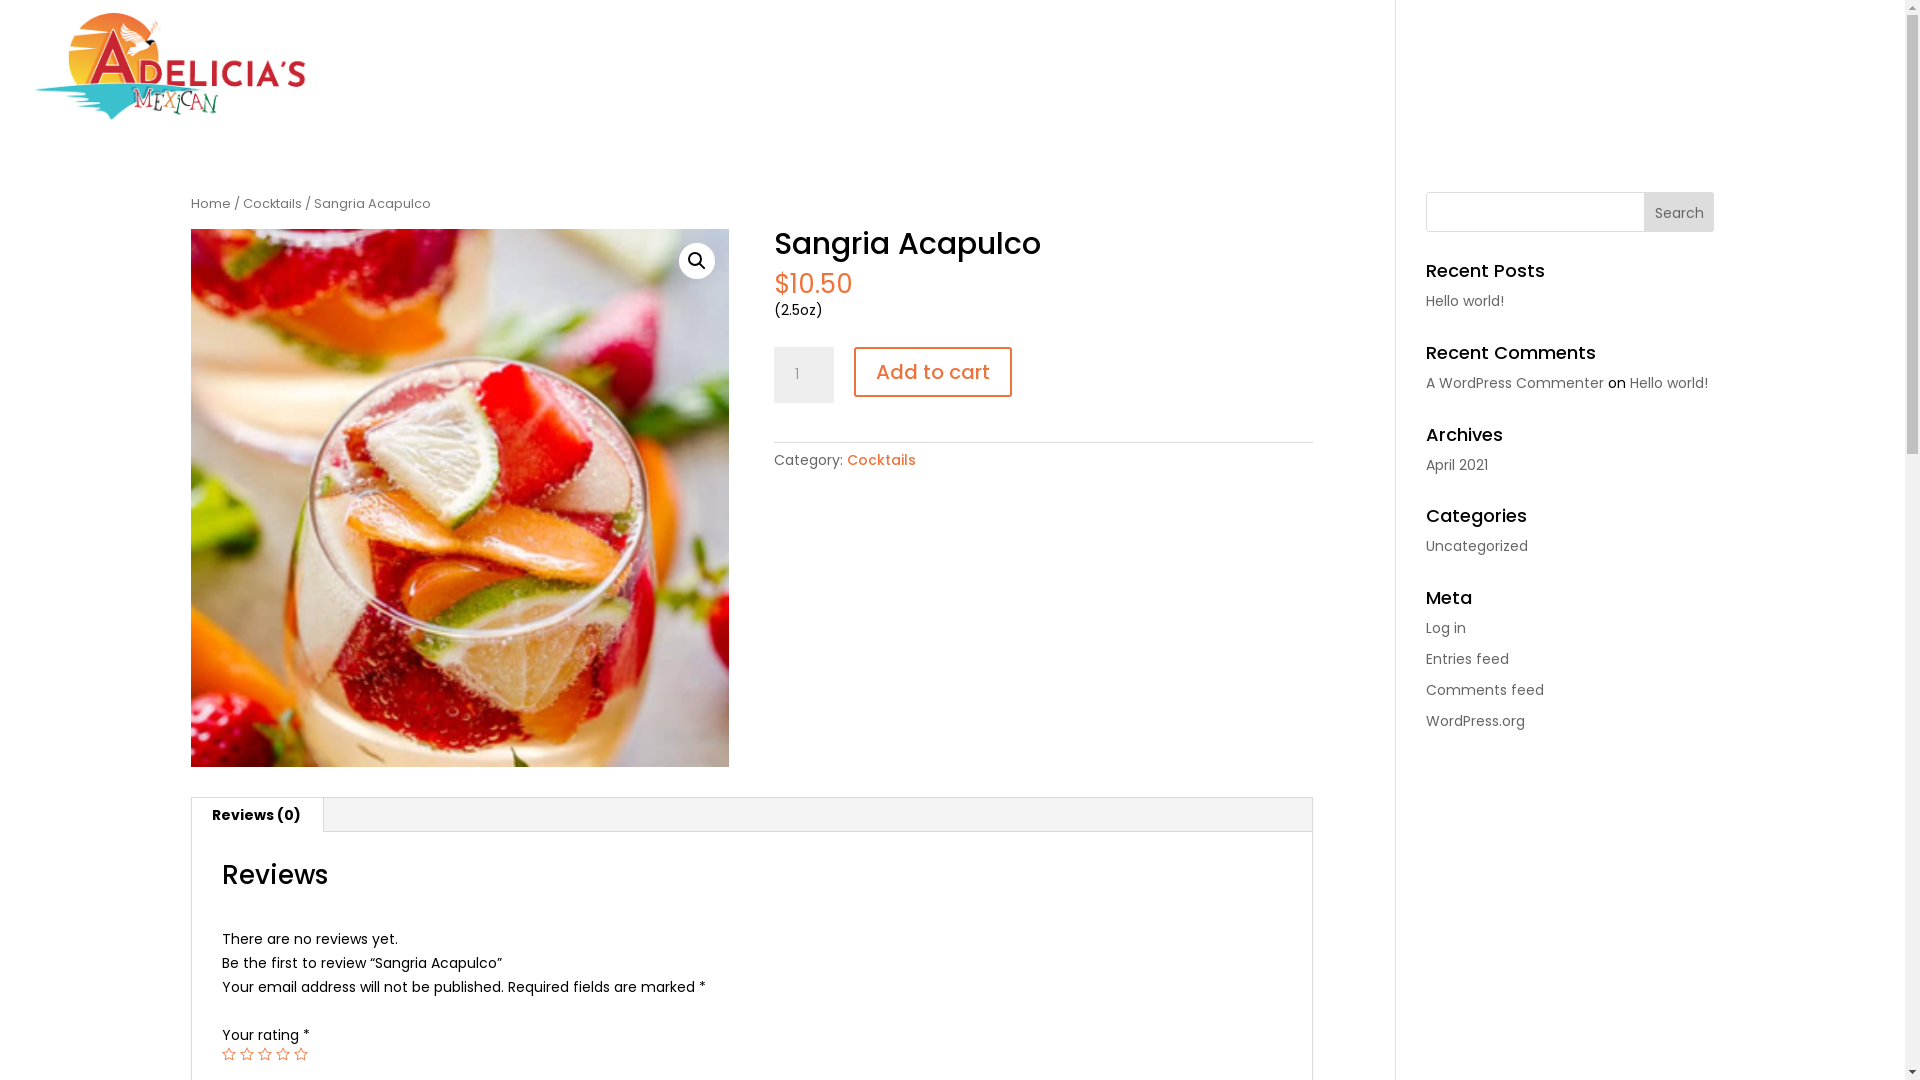 This screenshot has height=1080, width=1920. I want to click on 'Search', so click(1679, 212).